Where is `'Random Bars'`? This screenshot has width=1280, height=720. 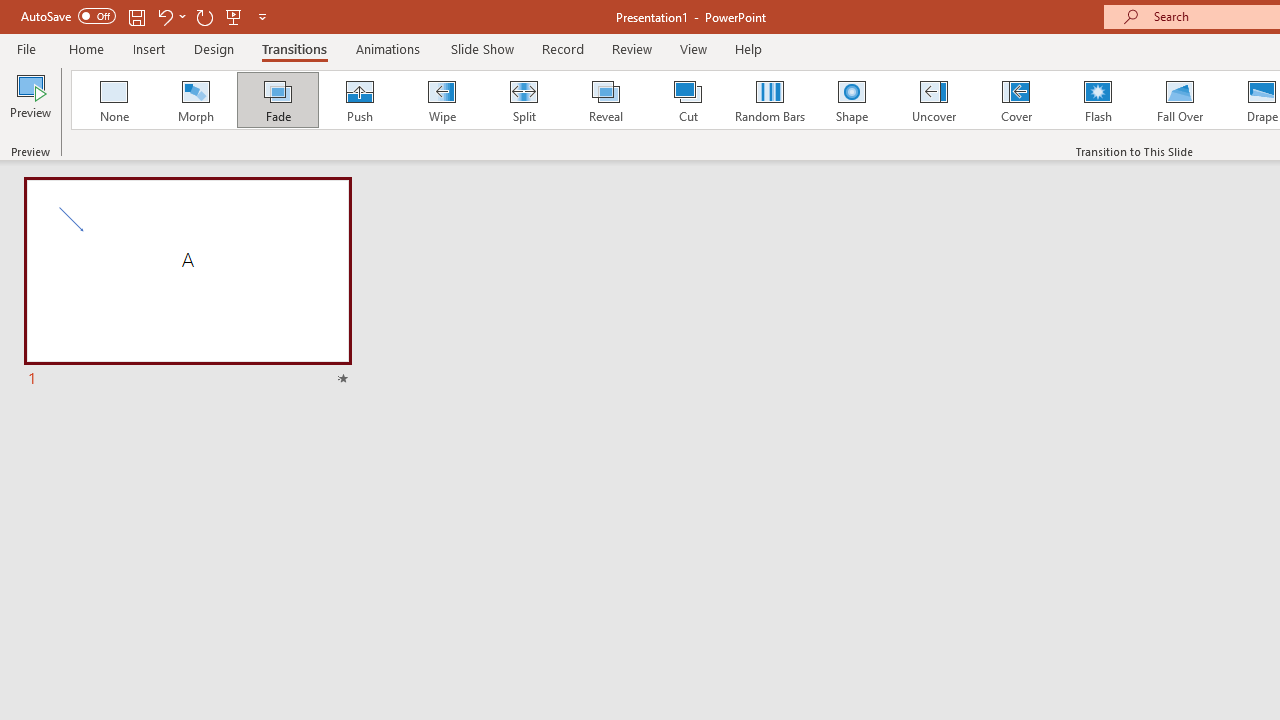
'Random Bars' is located at coordinates (769, 100).